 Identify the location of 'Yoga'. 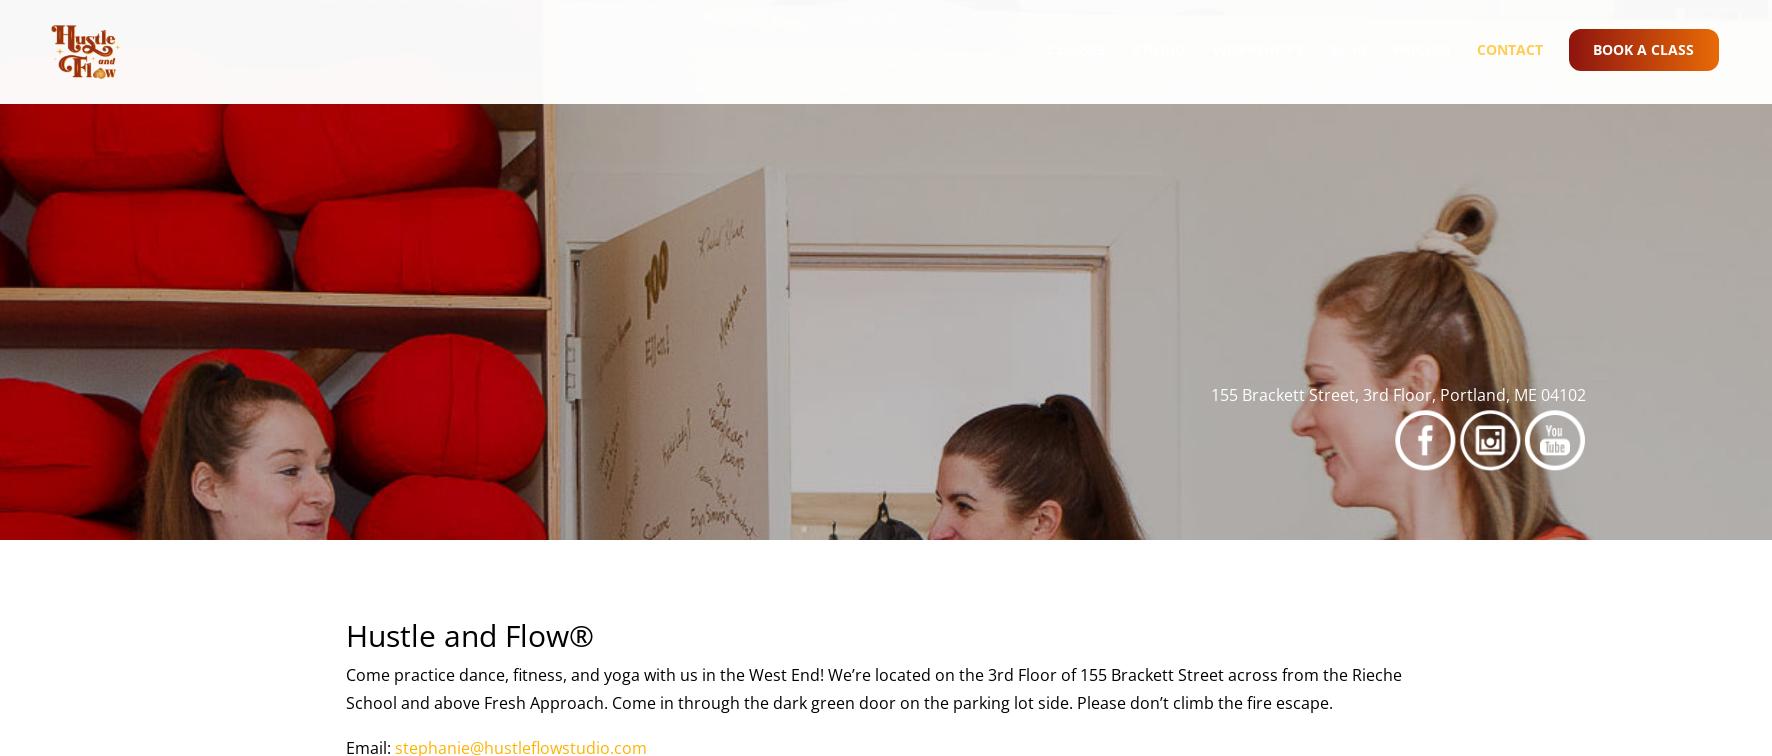
(1106, 244).